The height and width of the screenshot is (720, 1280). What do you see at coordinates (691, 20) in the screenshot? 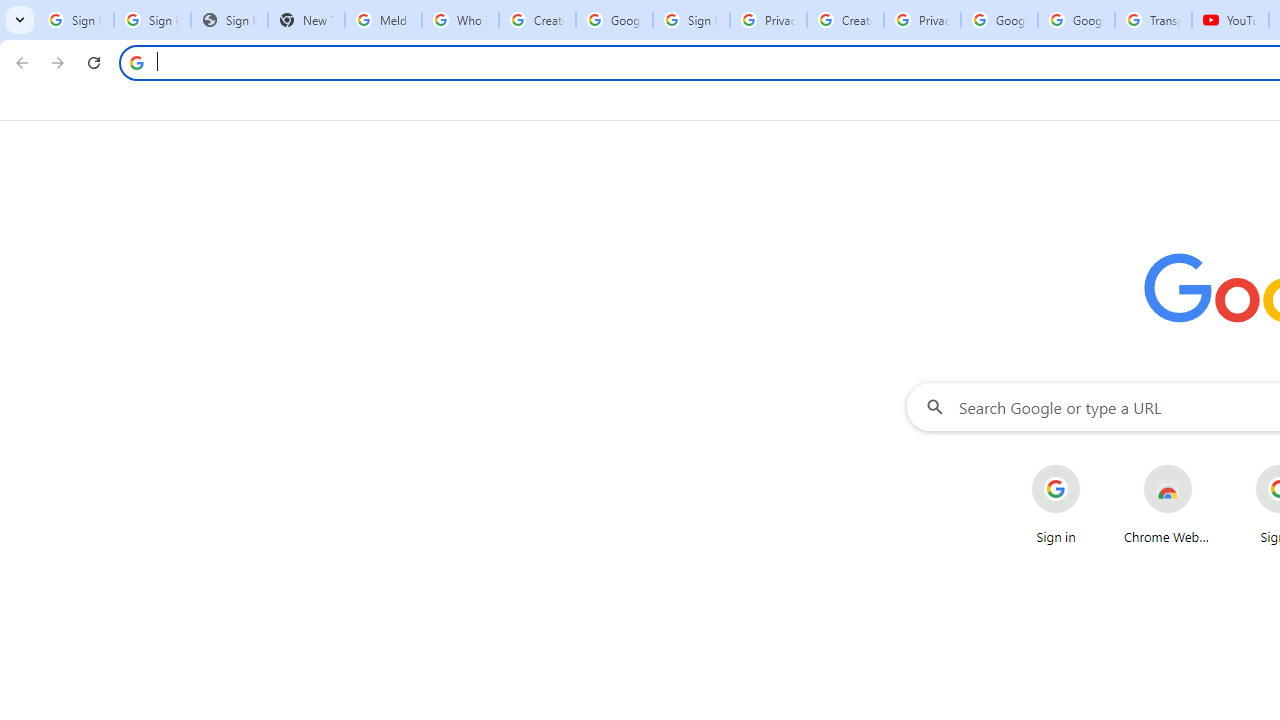
I see `'Sign in - Google Accounts'` at bounding box center [691, 20].